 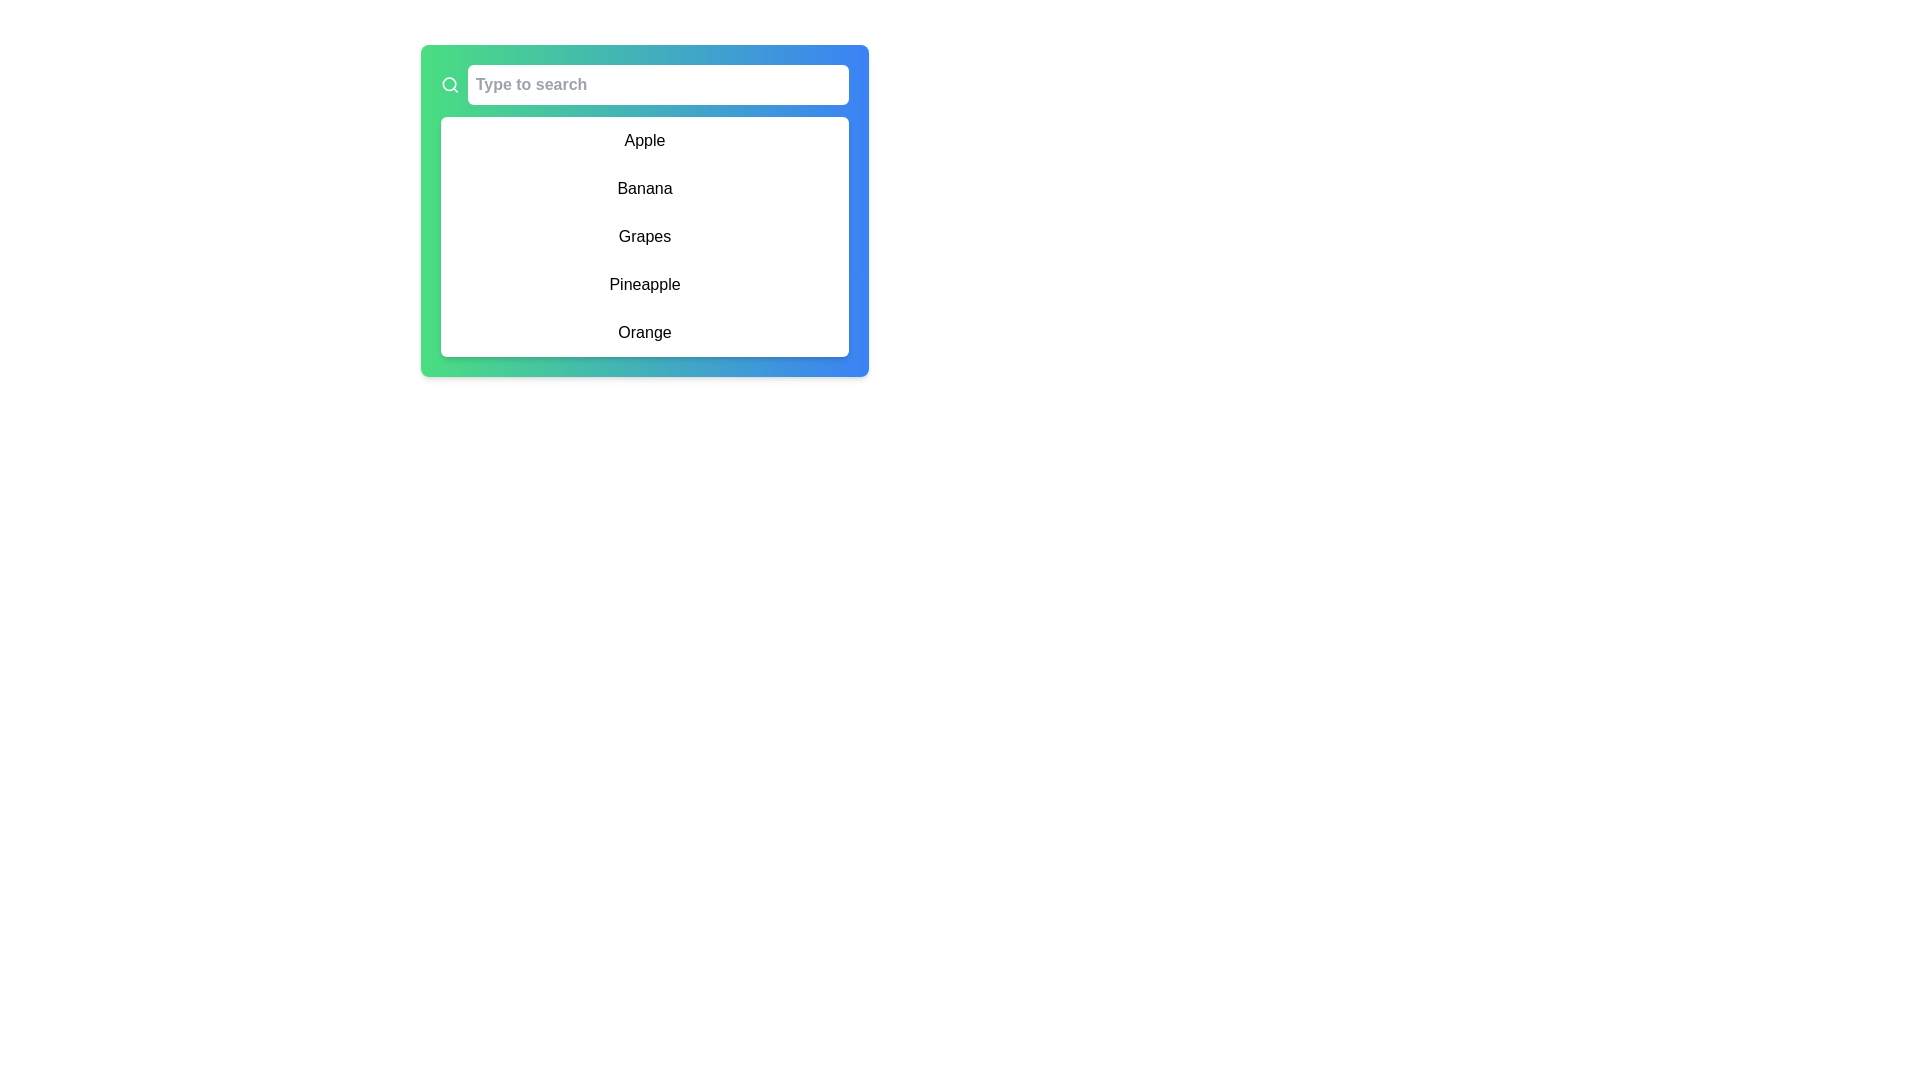 I want to click on the selectable list item displaying the word 'Banana', so click(x=644, y=189).